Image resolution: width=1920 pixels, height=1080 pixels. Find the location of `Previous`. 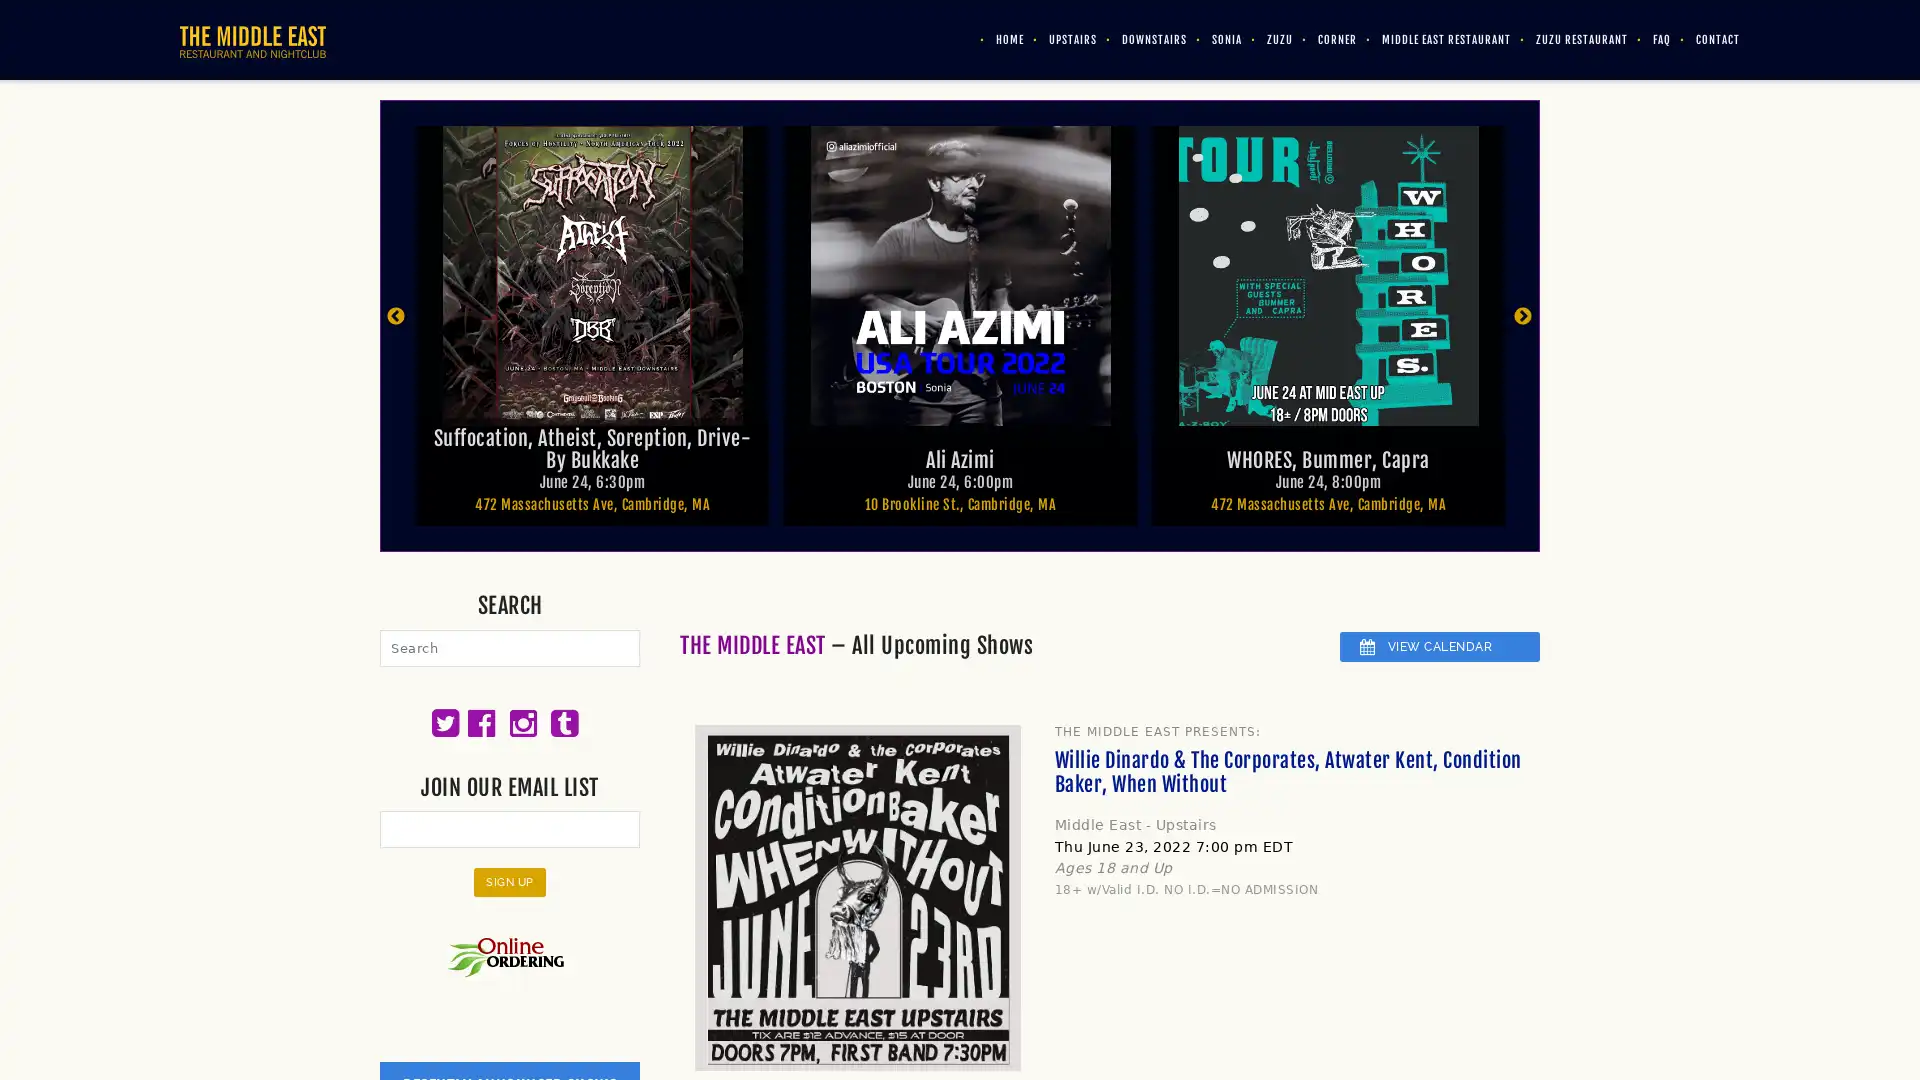

Previous is located at coordinates (400, 315).